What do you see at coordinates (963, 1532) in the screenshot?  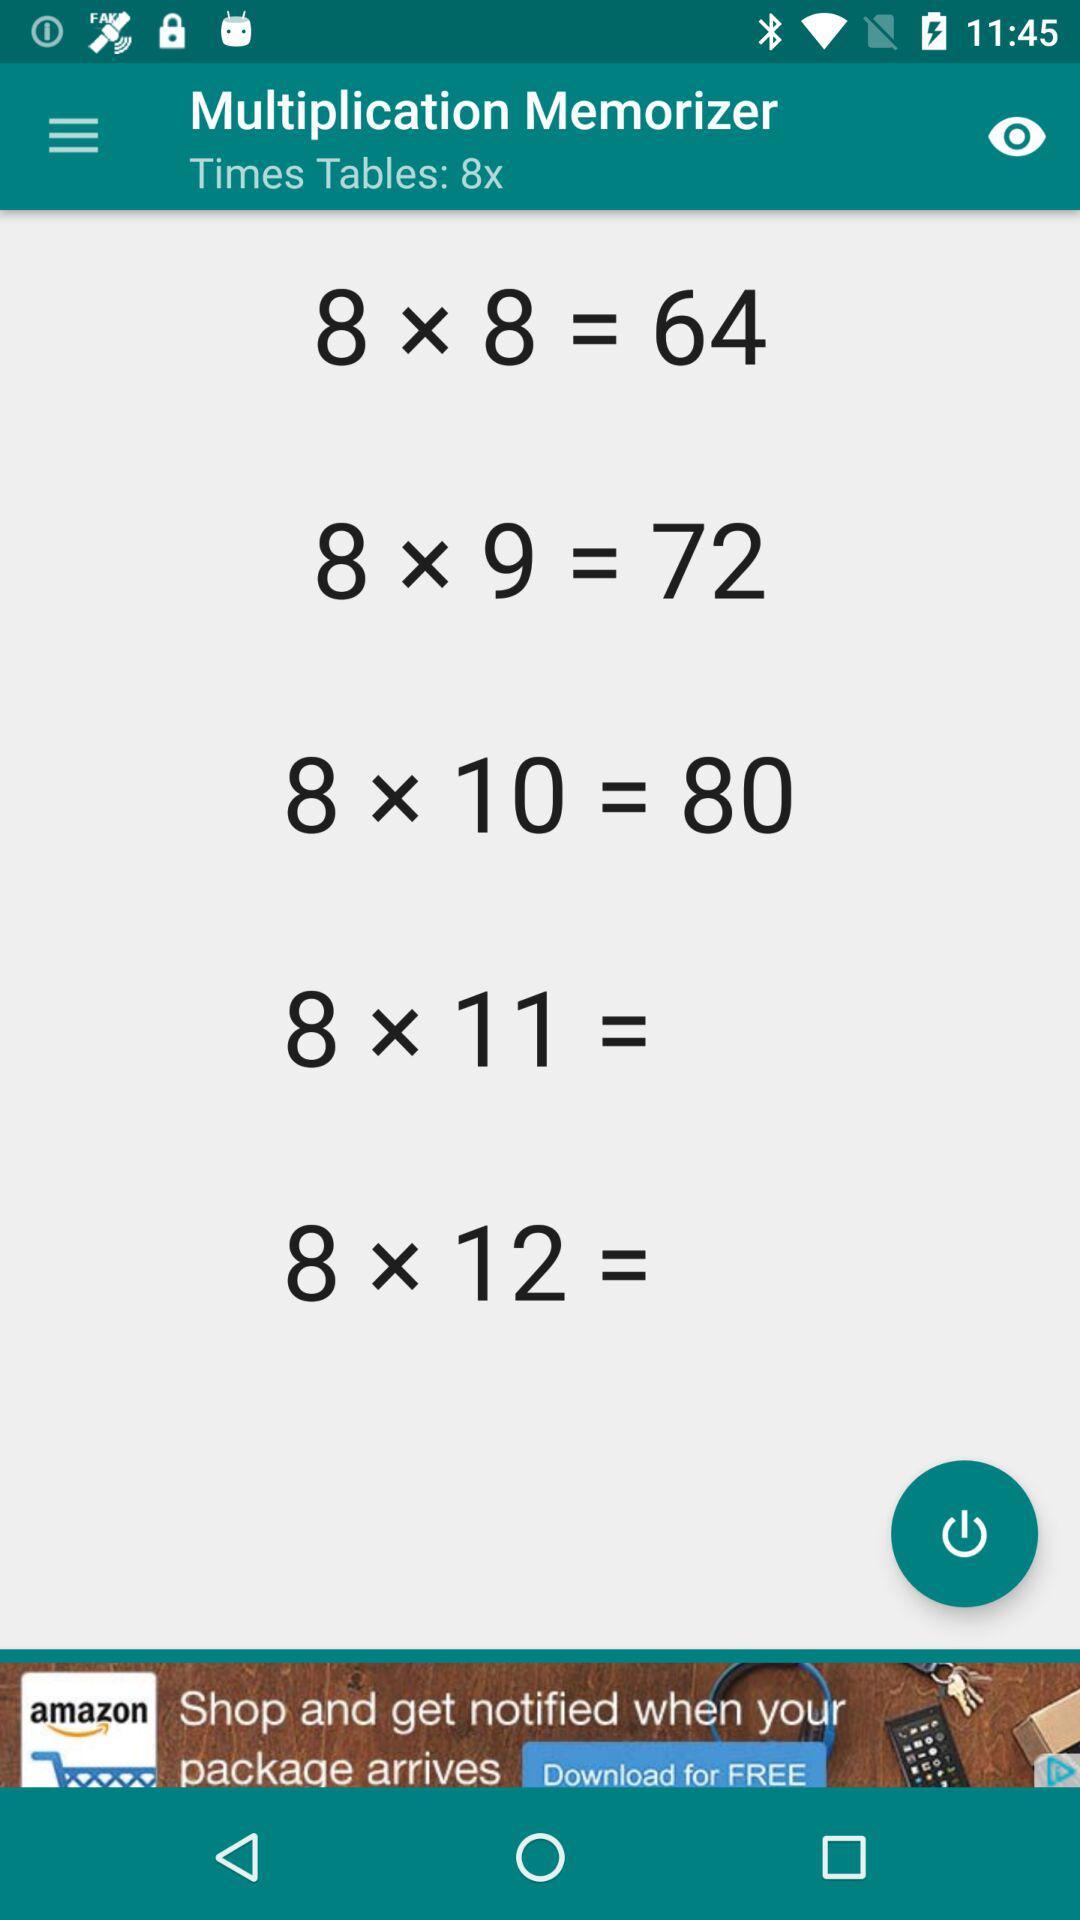 I see `start` at bounding box center [963, 1532].